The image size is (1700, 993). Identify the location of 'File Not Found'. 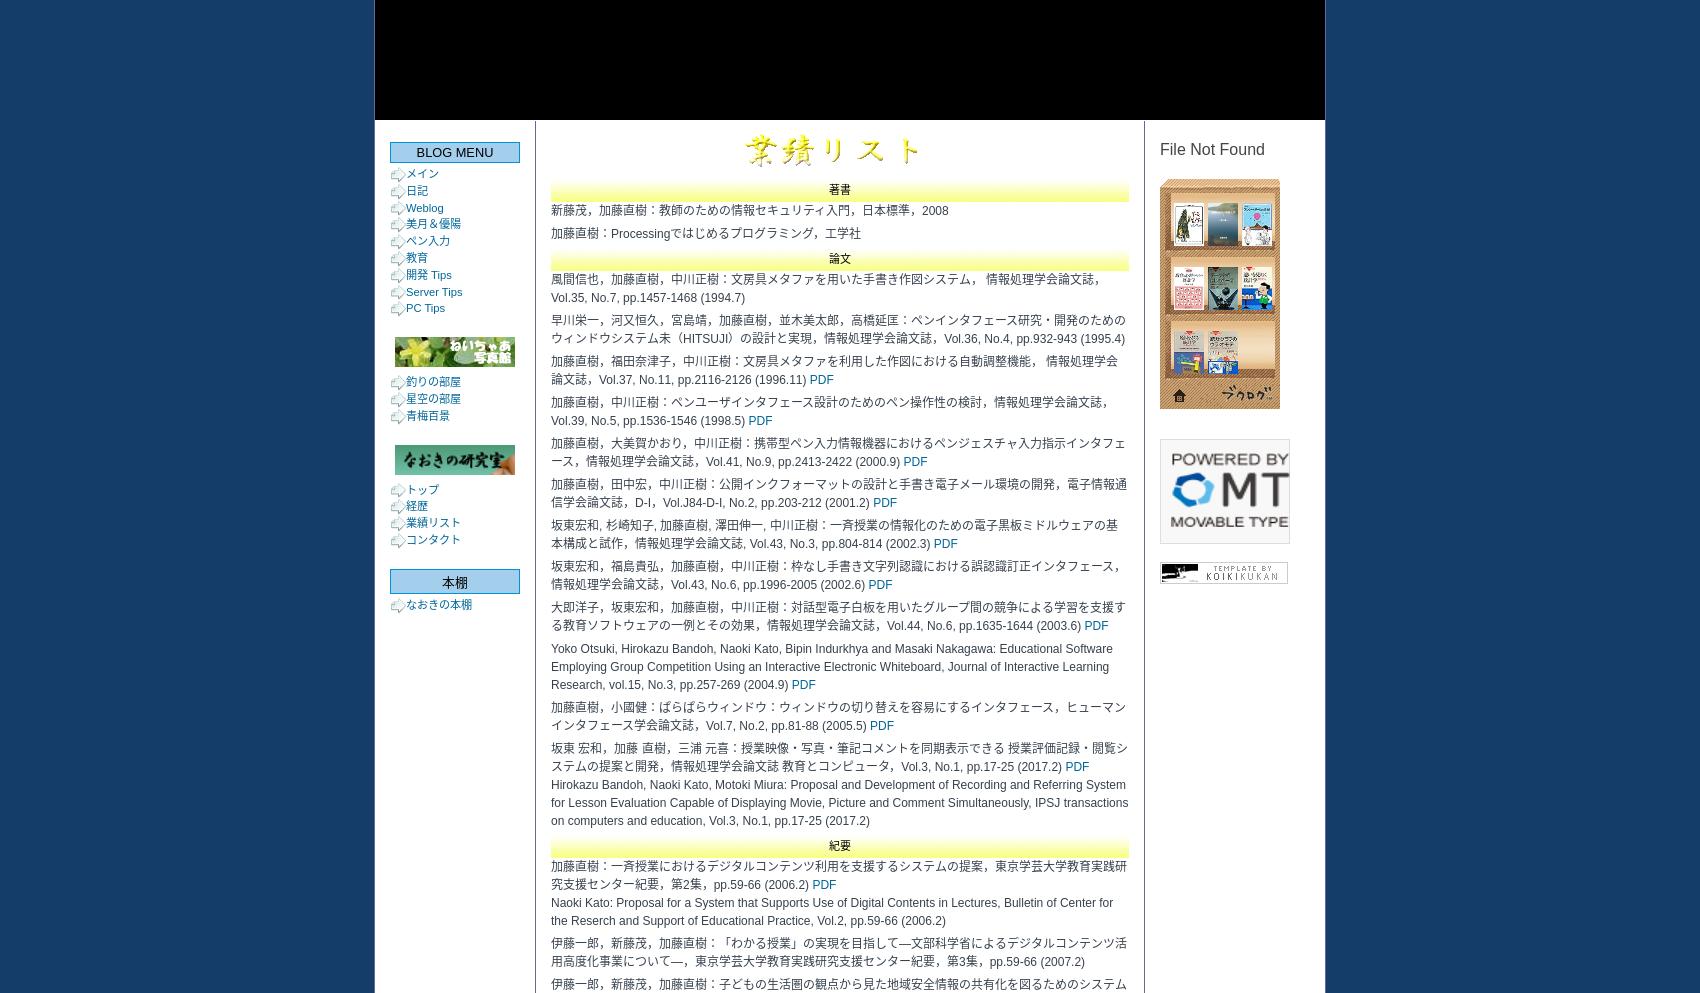
(1160, 149).